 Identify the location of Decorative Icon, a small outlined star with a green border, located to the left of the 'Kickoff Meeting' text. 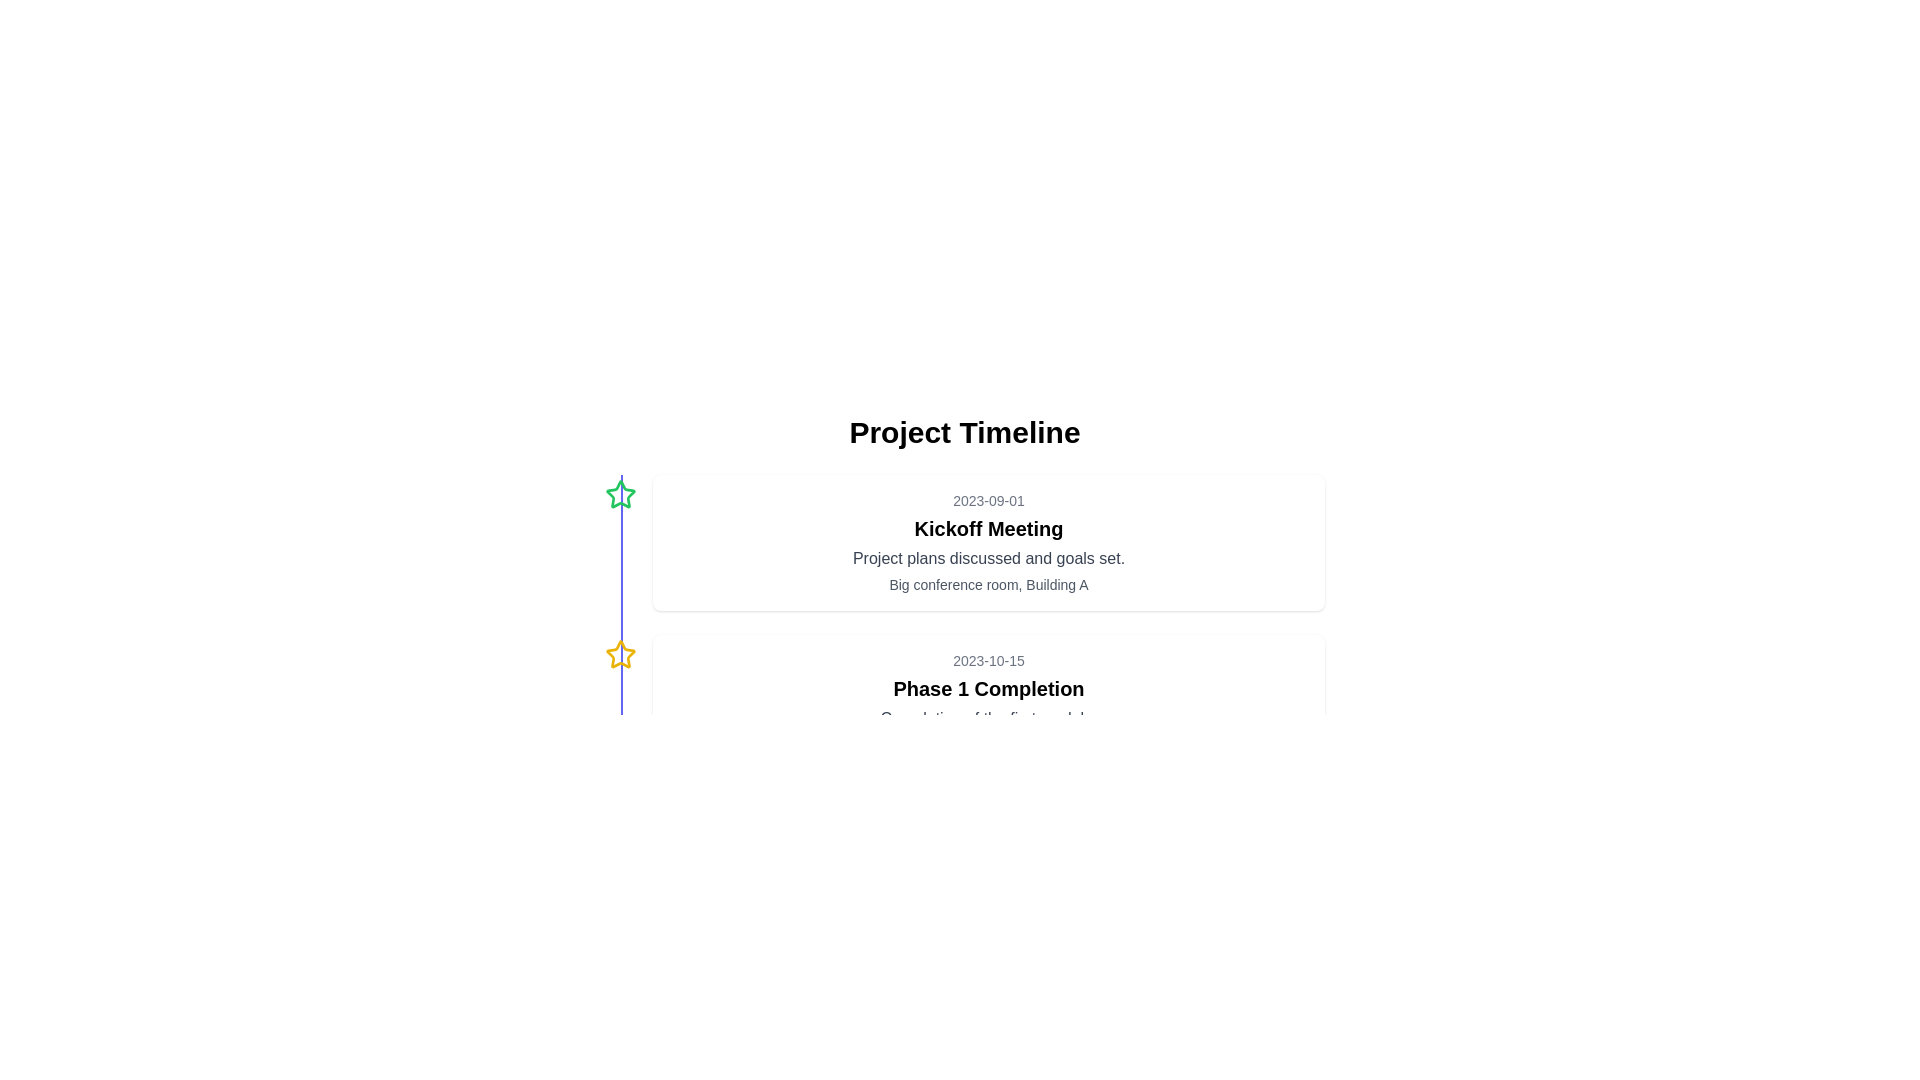
(619, 544).